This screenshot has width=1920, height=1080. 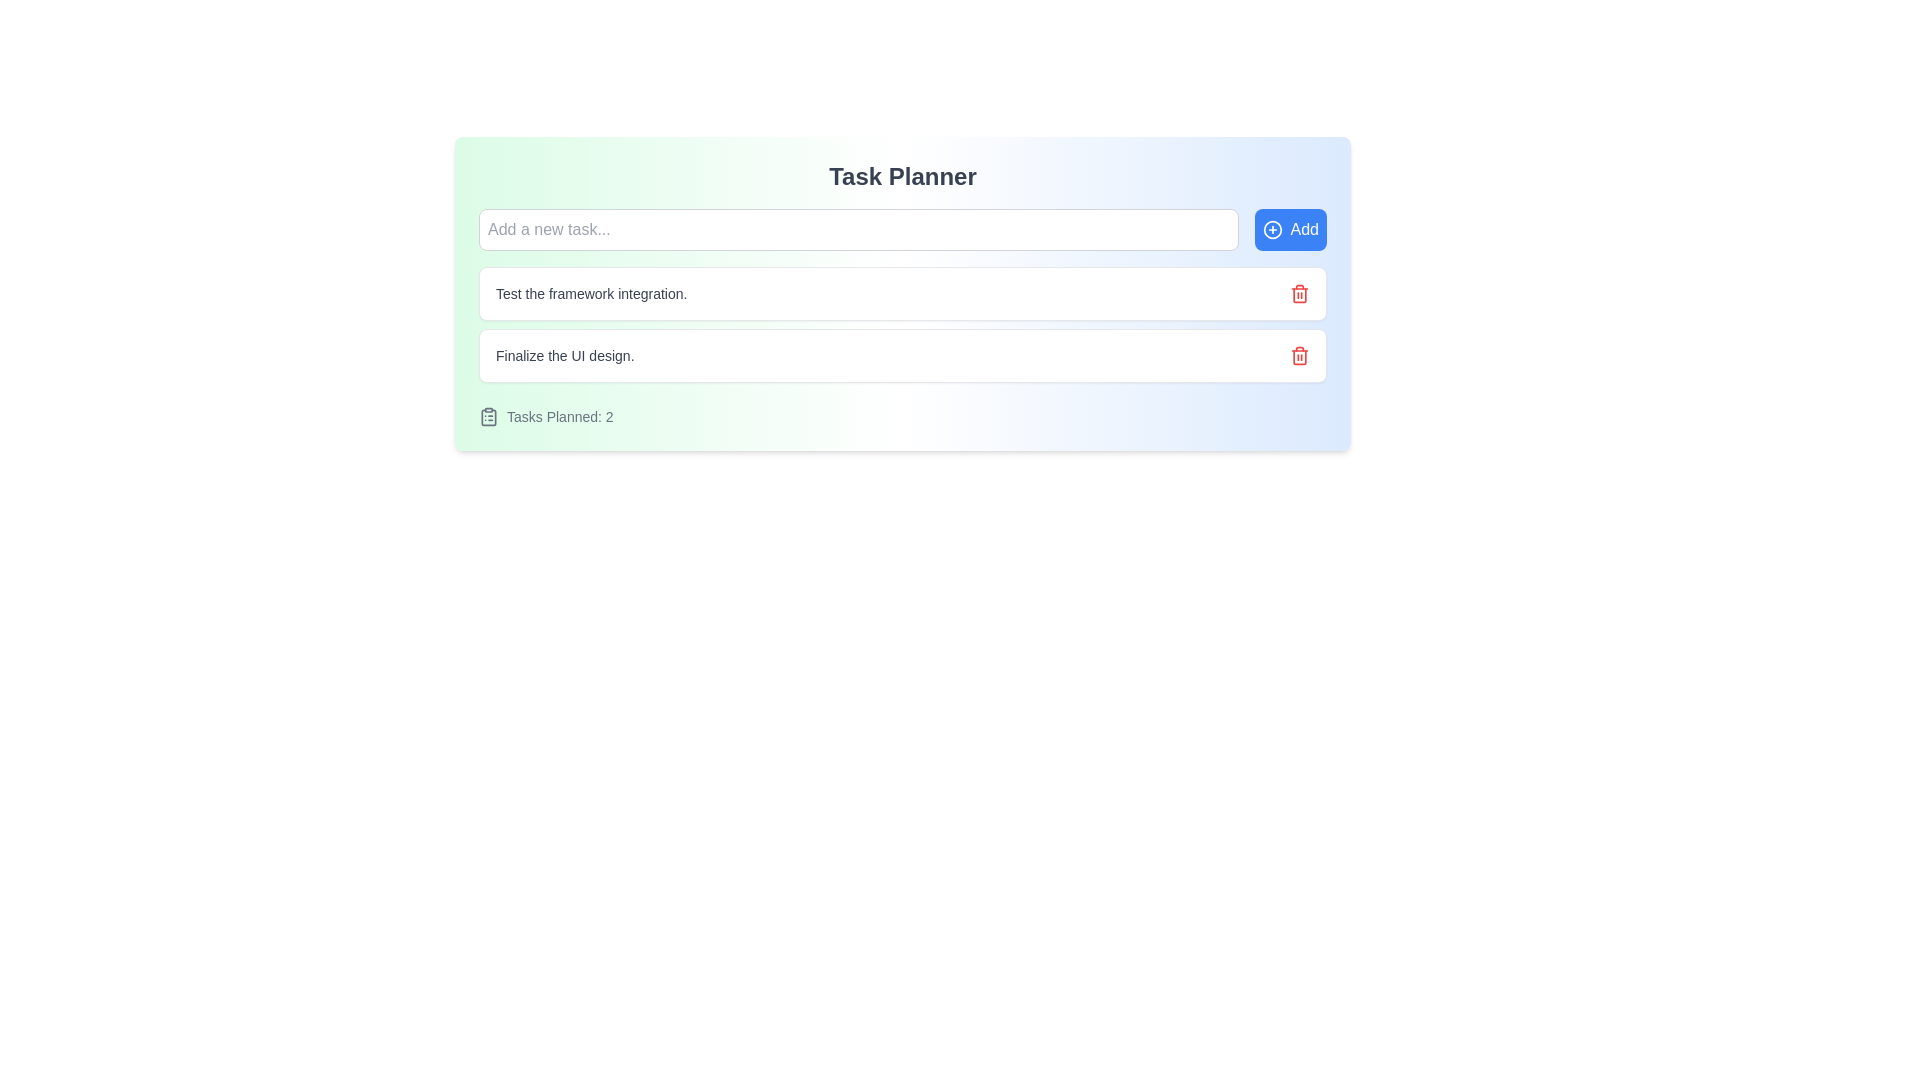 I want to click on the 'delete' button located at the far right of the task entry labeled 'Finalize the UI design', so click(x=1300, y=354).